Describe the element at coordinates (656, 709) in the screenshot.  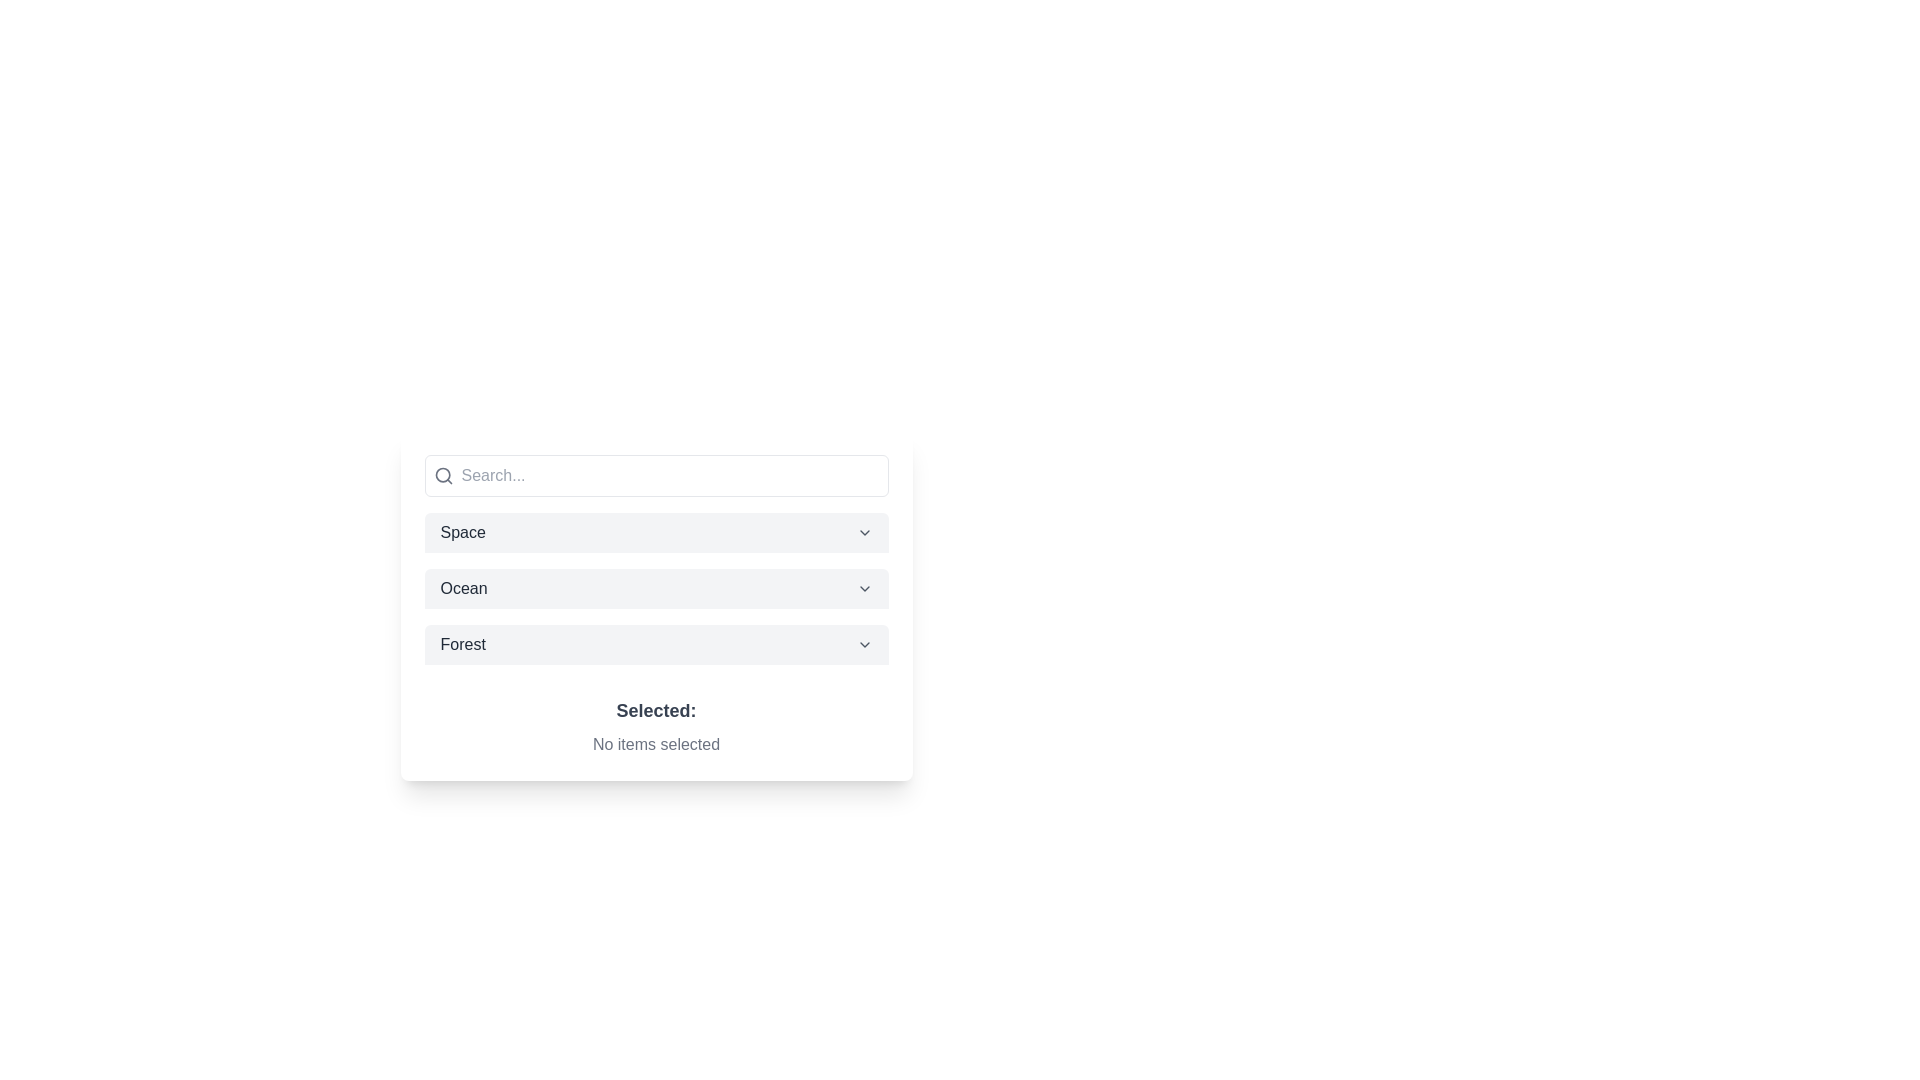
I see `the static text label that displays 'Selected:' which is styled in bold and prominently placed within the interface` at that location.